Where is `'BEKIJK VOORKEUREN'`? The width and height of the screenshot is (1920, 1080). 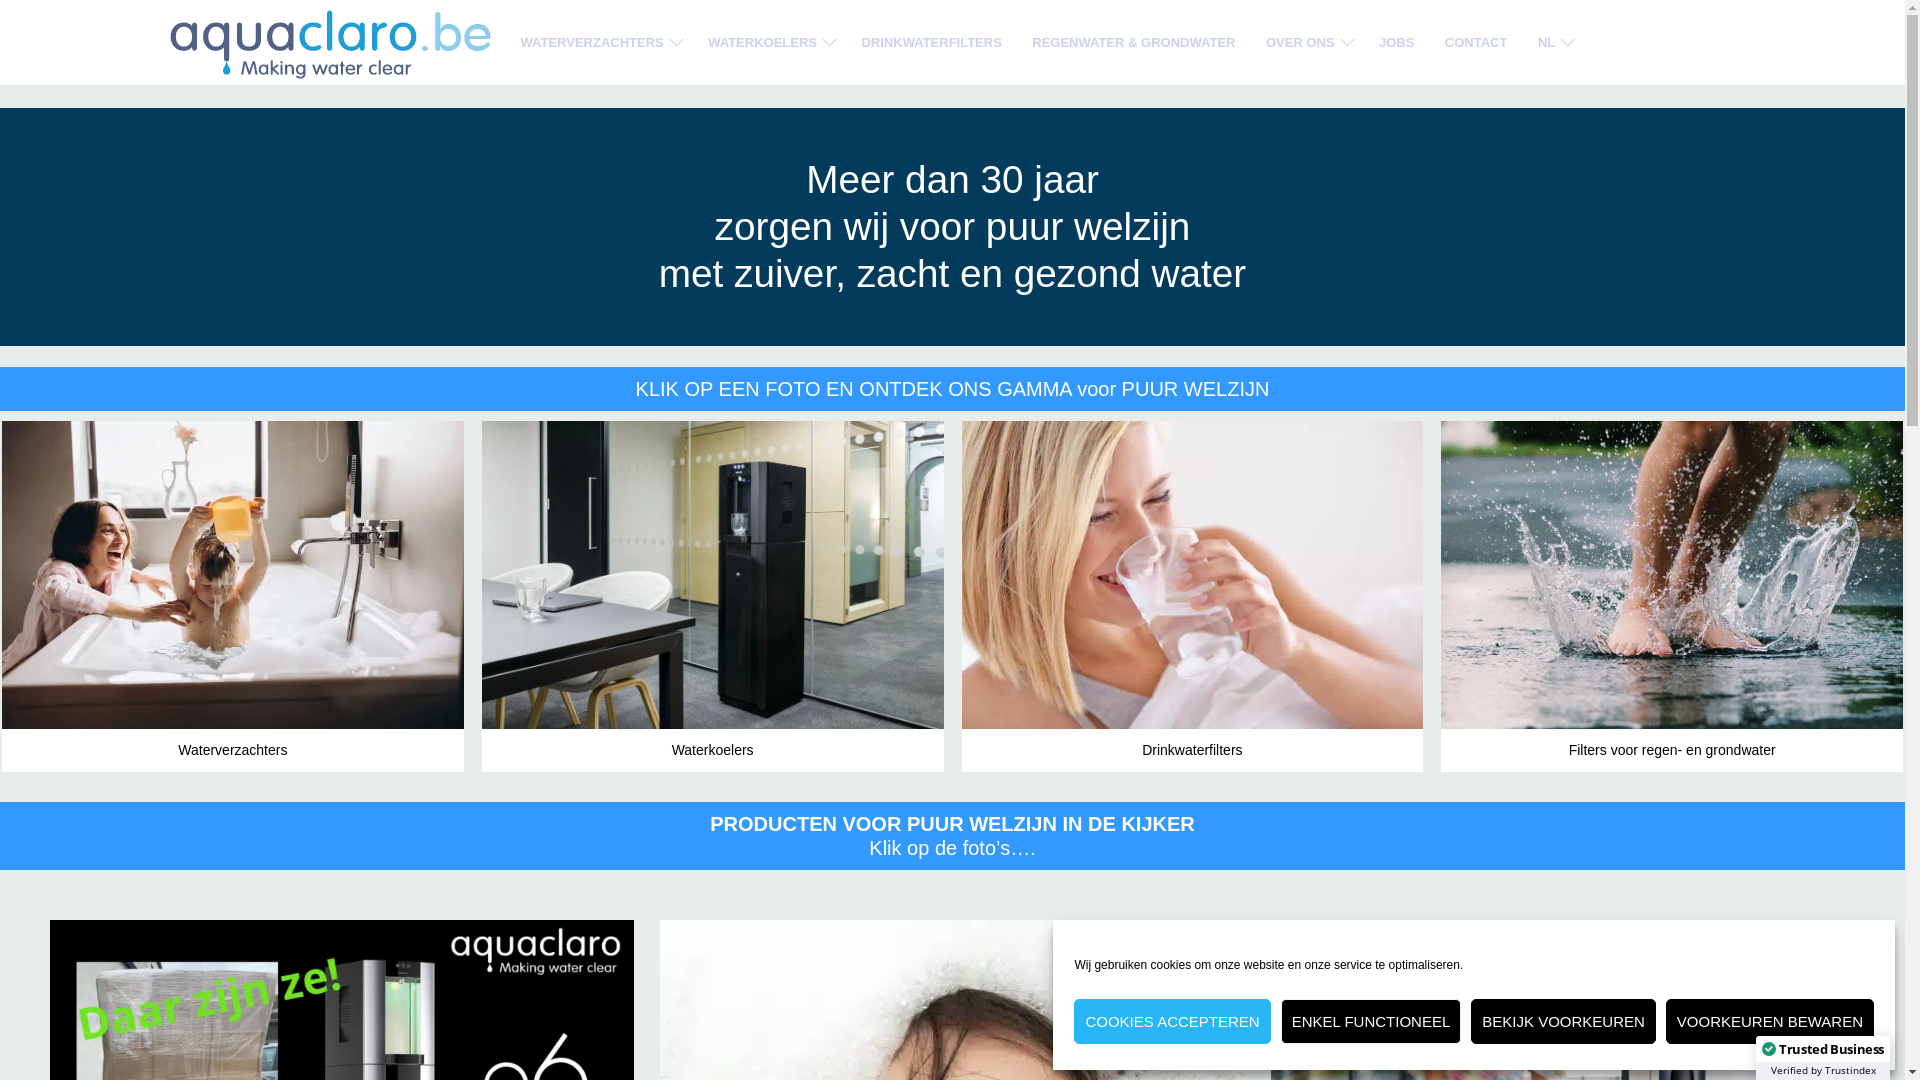
'BEKIJK VOORKEUREN' is located at coordinates (1470, 1021).